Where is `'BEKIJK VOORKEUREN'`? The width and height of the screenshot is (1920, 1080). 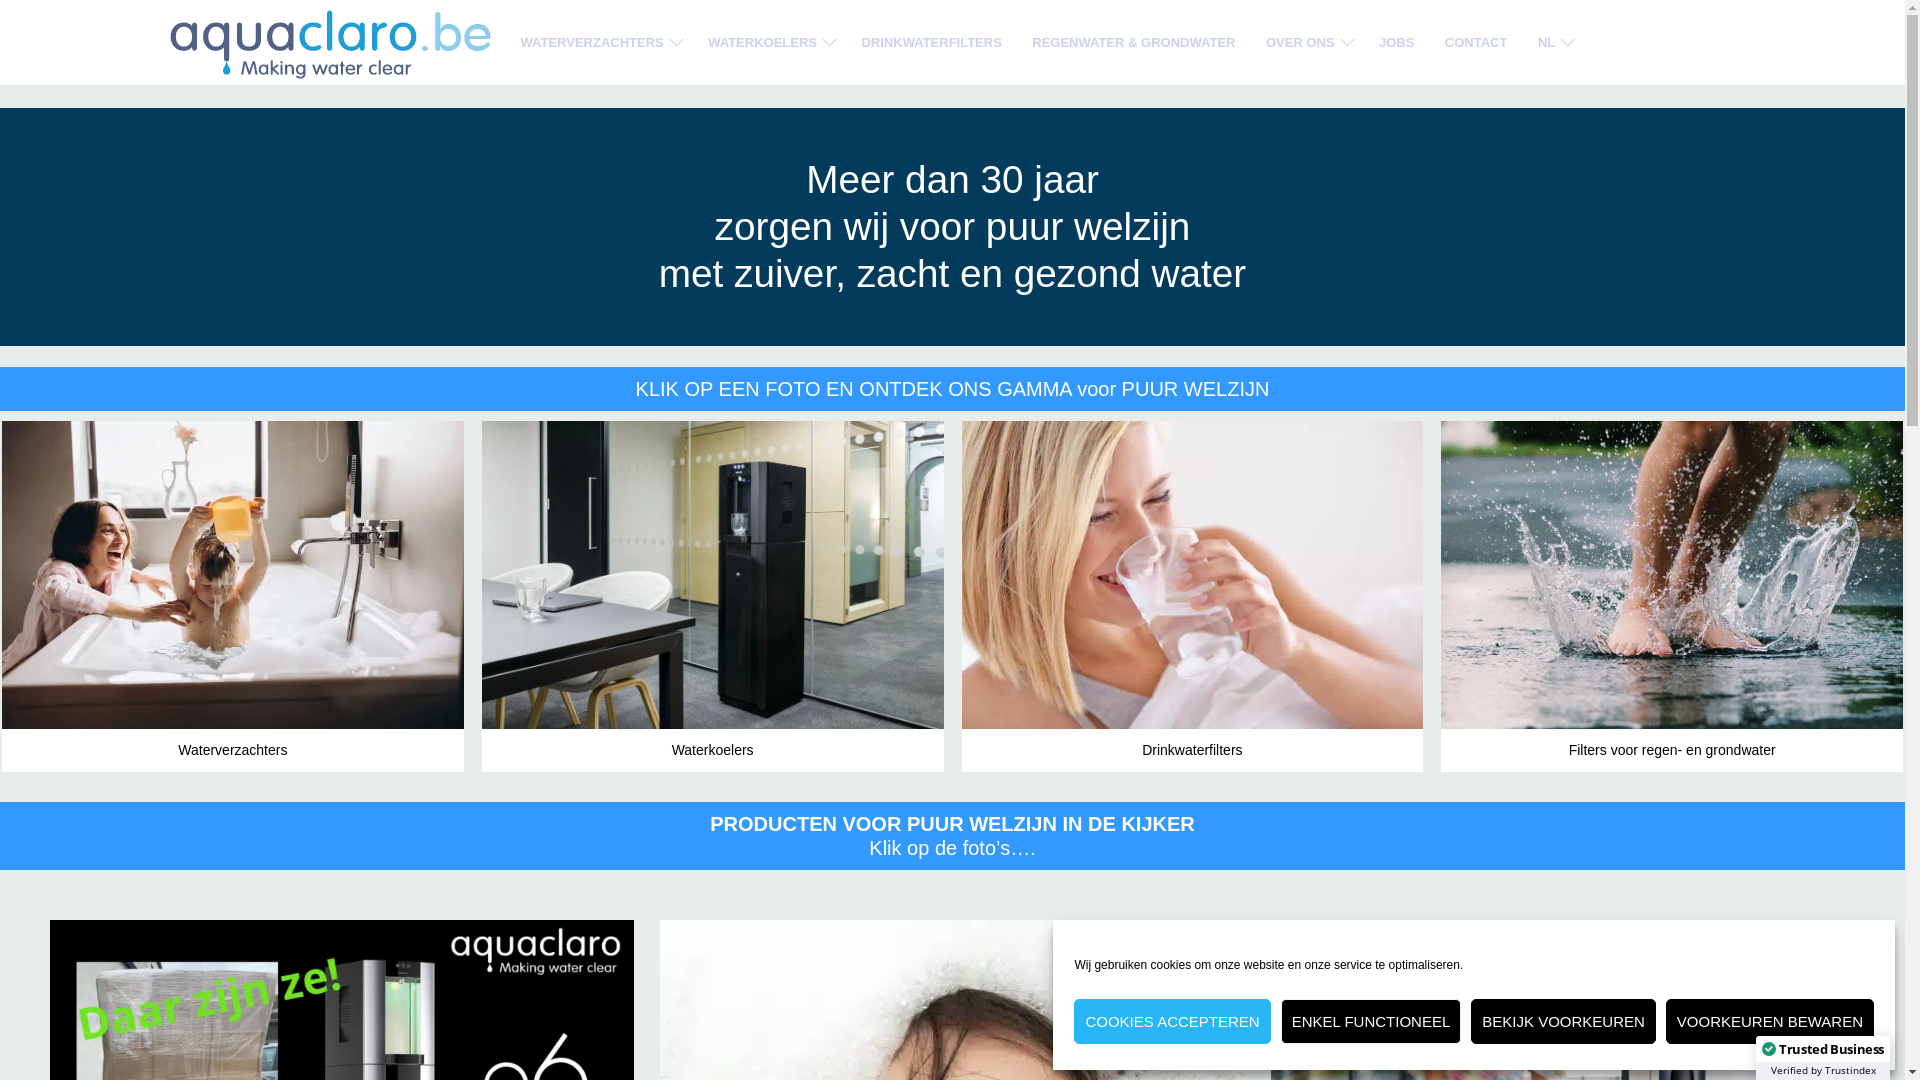
'BEKIJK VOORKEUREN' is located at coordinates (1470, 1021).